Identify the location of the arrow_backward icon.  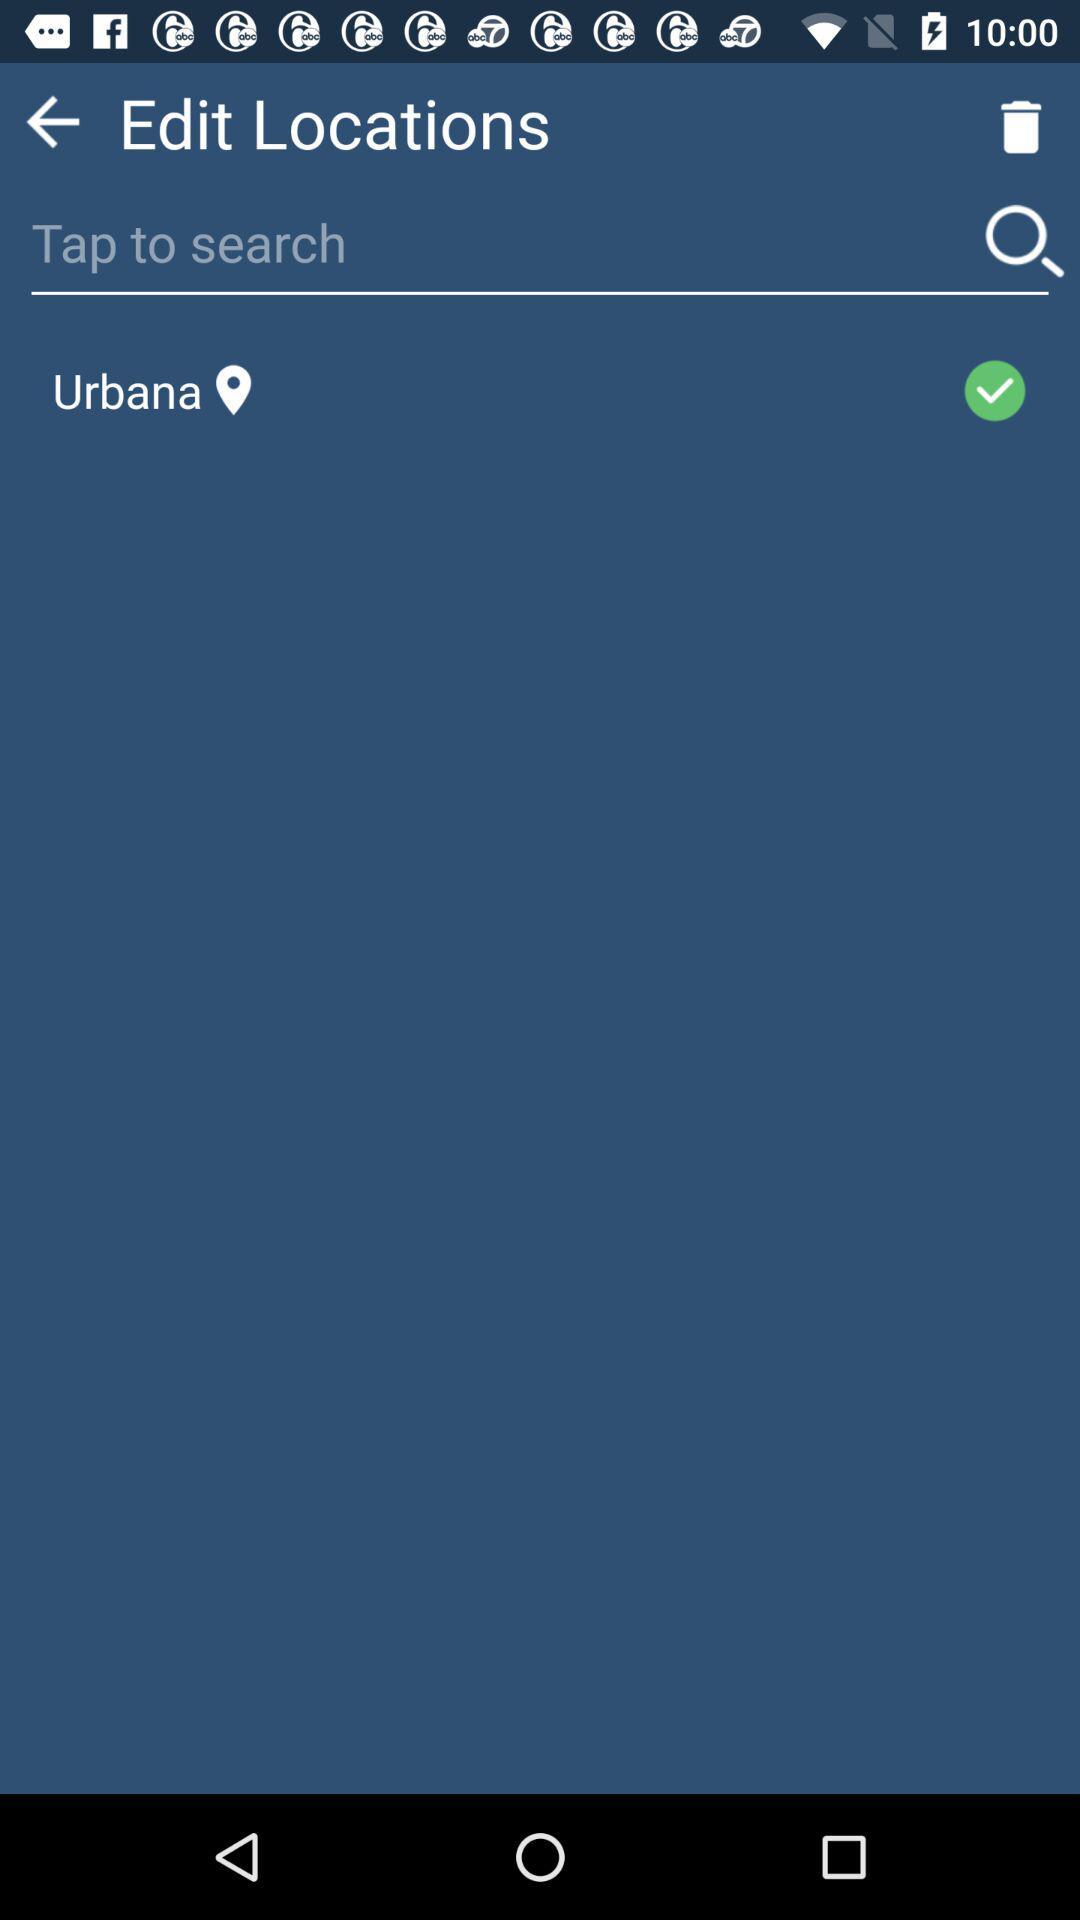
(51, 120).